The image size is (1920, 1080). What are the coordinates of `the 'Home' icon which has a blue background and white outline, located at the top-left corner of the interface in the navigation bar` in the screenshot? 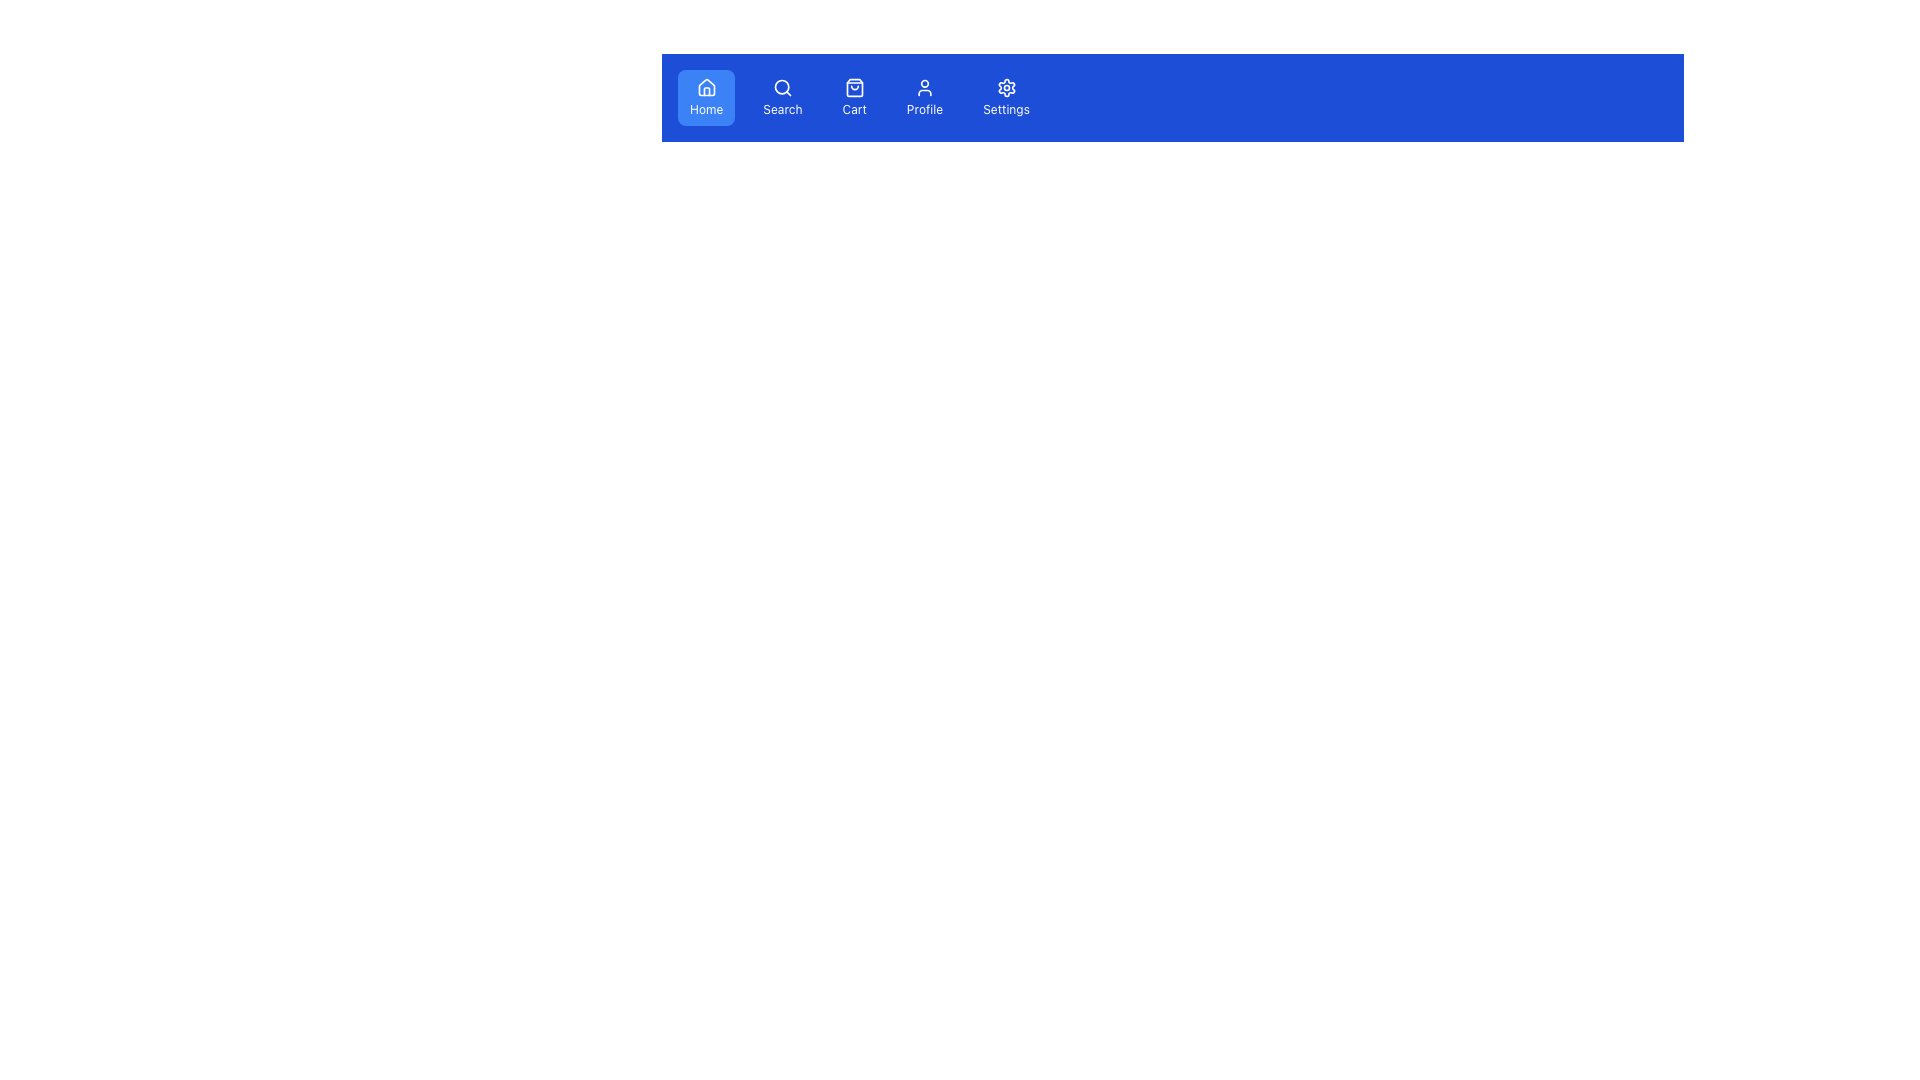 It's located at (706, 87).